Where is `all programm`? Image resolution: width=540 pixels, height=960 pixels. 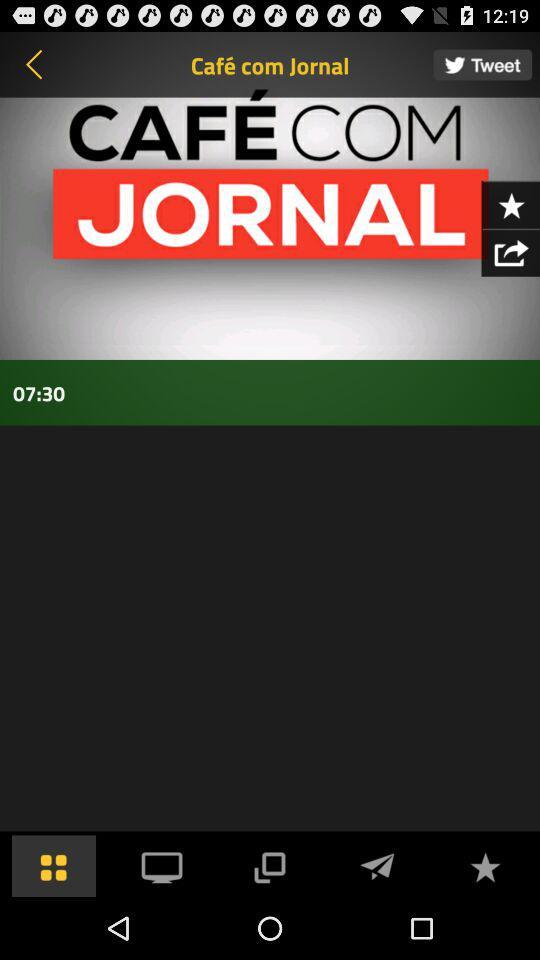
all programm is located at coordinates (54, 864).